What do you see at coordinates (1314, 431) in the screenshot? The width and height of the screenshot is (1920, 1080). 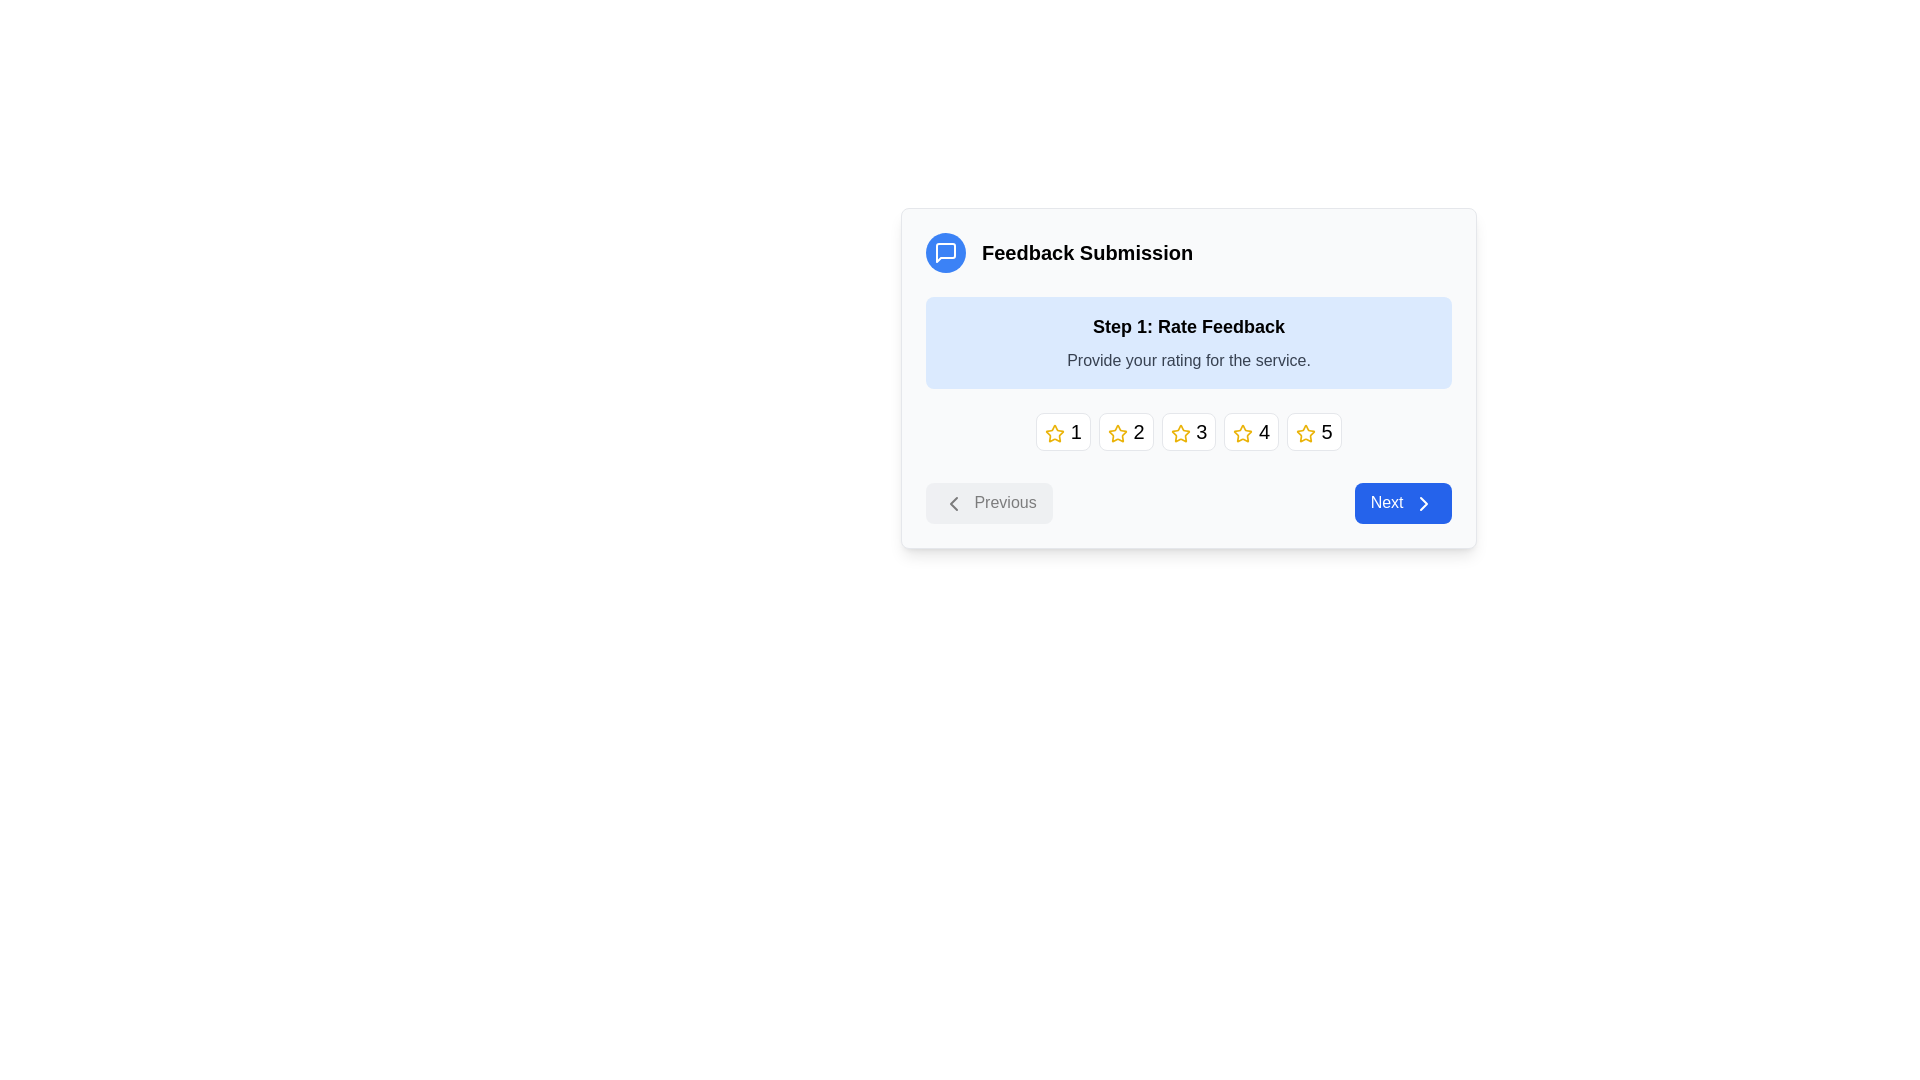 I see `the numeral '5' button with a yellow star icon, which is the fifth element in a horizontal row of similar buttons` at bounding box center [1314, 431].